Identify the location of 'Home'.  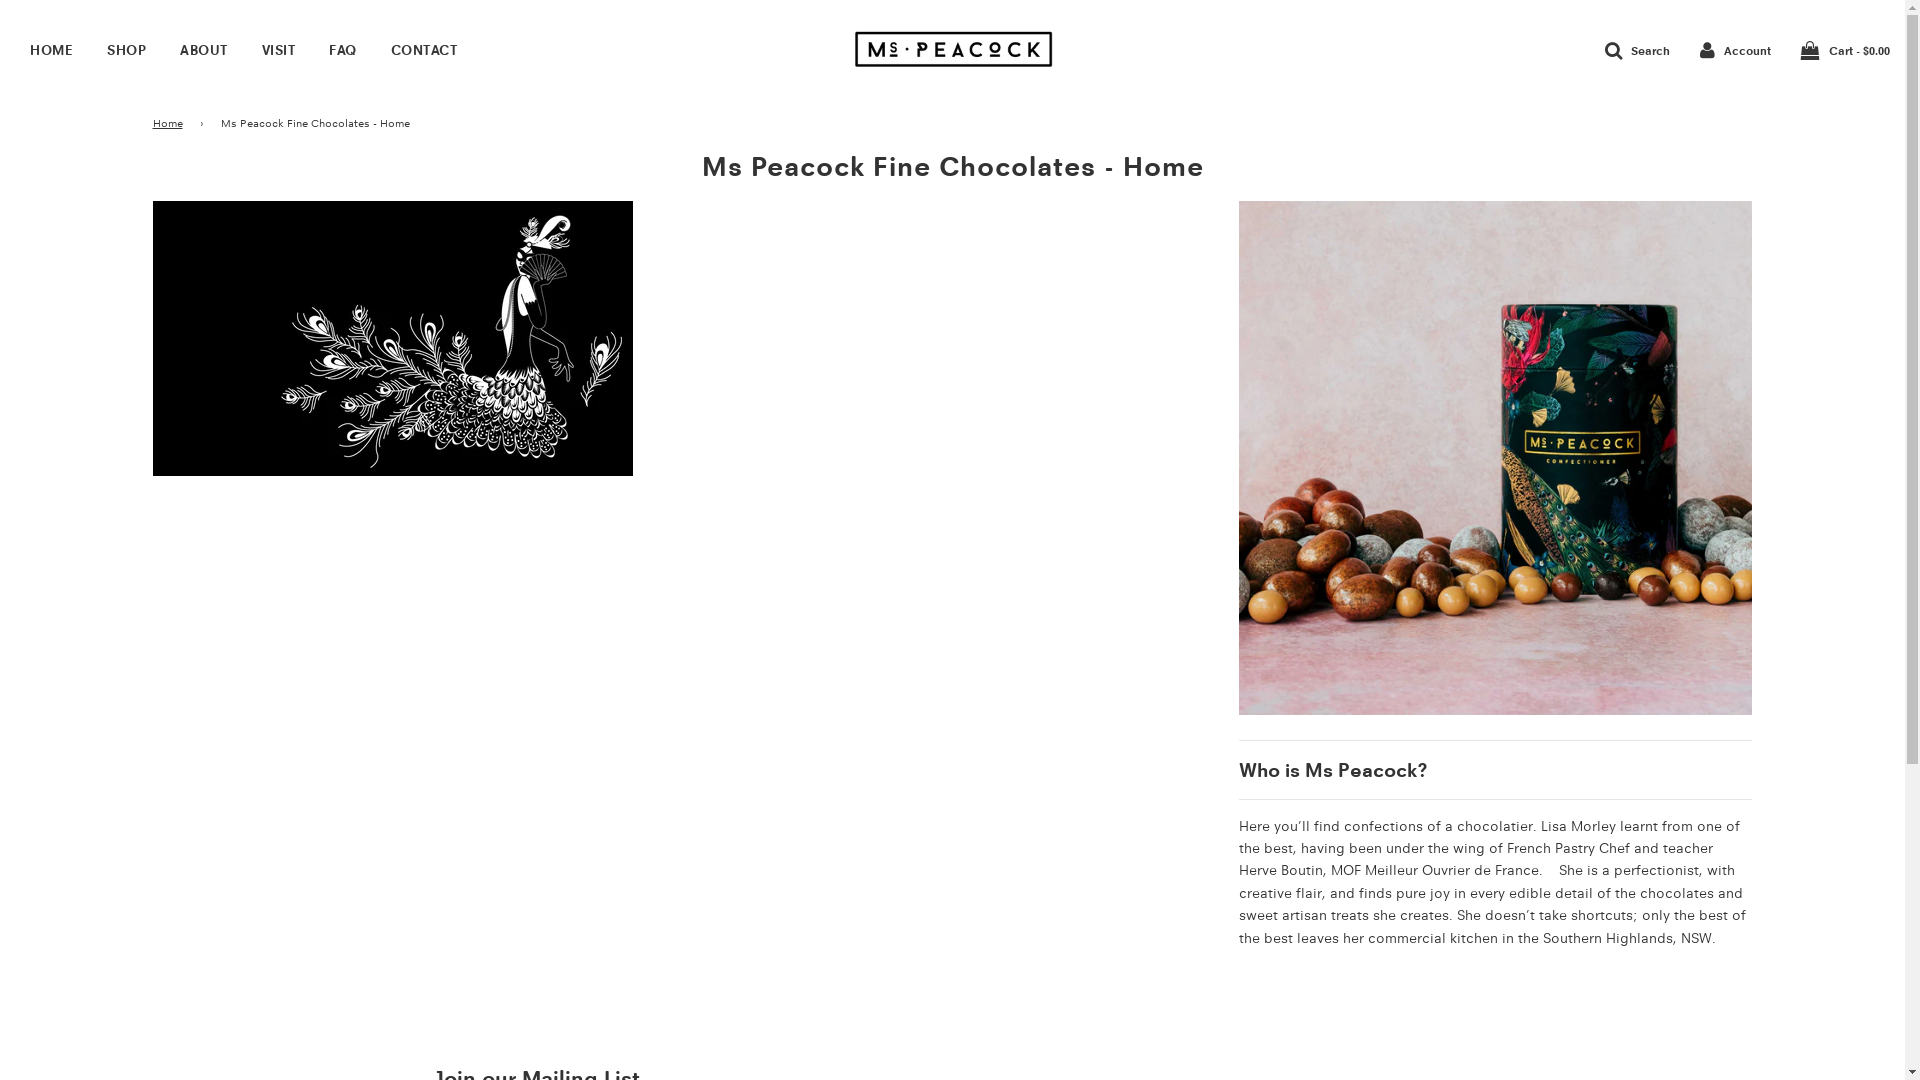
(170, 123).